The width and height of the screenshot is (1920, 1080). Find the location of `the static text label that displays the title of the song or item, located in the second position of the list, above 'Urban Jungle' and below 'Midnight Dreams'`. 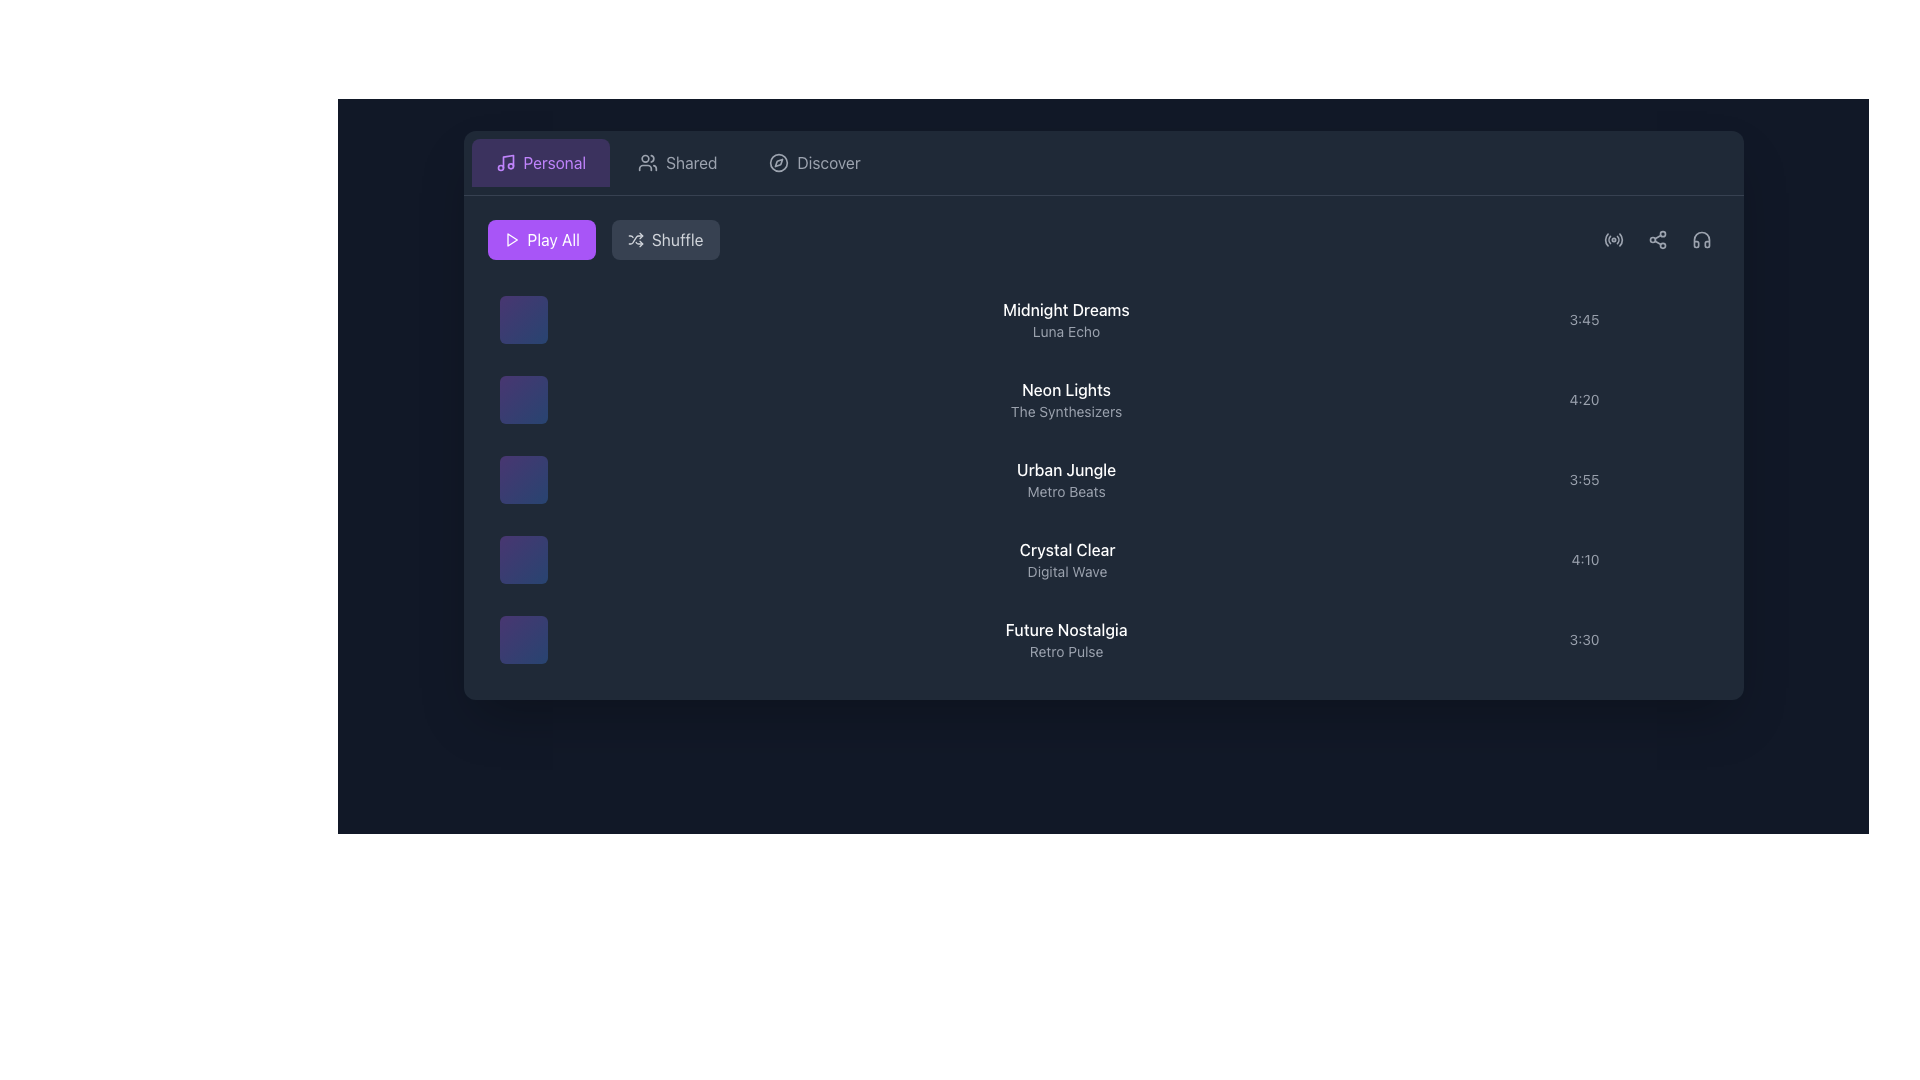

the static text label that displays the title of the song or item, located in the second position of the list, above 'Urban Jungle' and below 'Midnight Dreams' is located at coordinates (1065, 389).